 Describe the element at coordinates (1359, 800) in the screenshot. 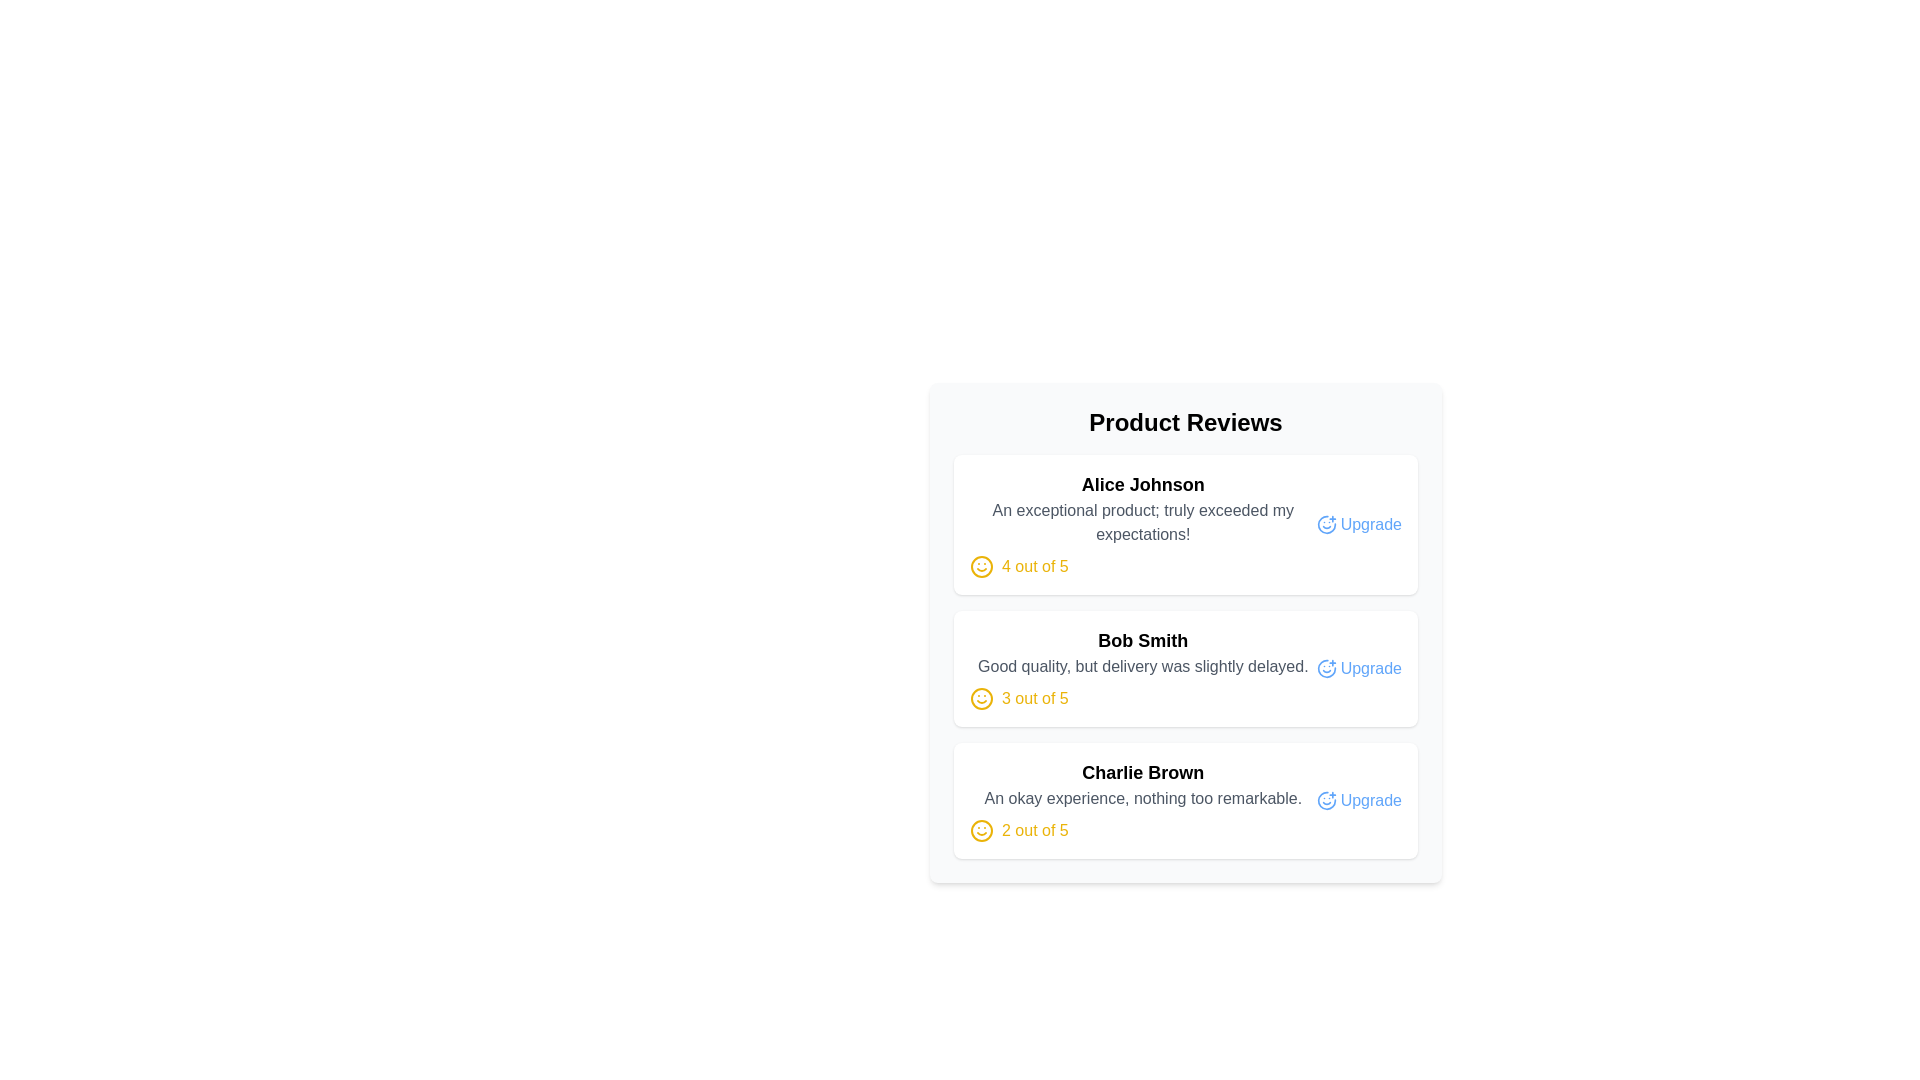

I see `'Upgrade' button for the review by Charlie Brown` at that location.